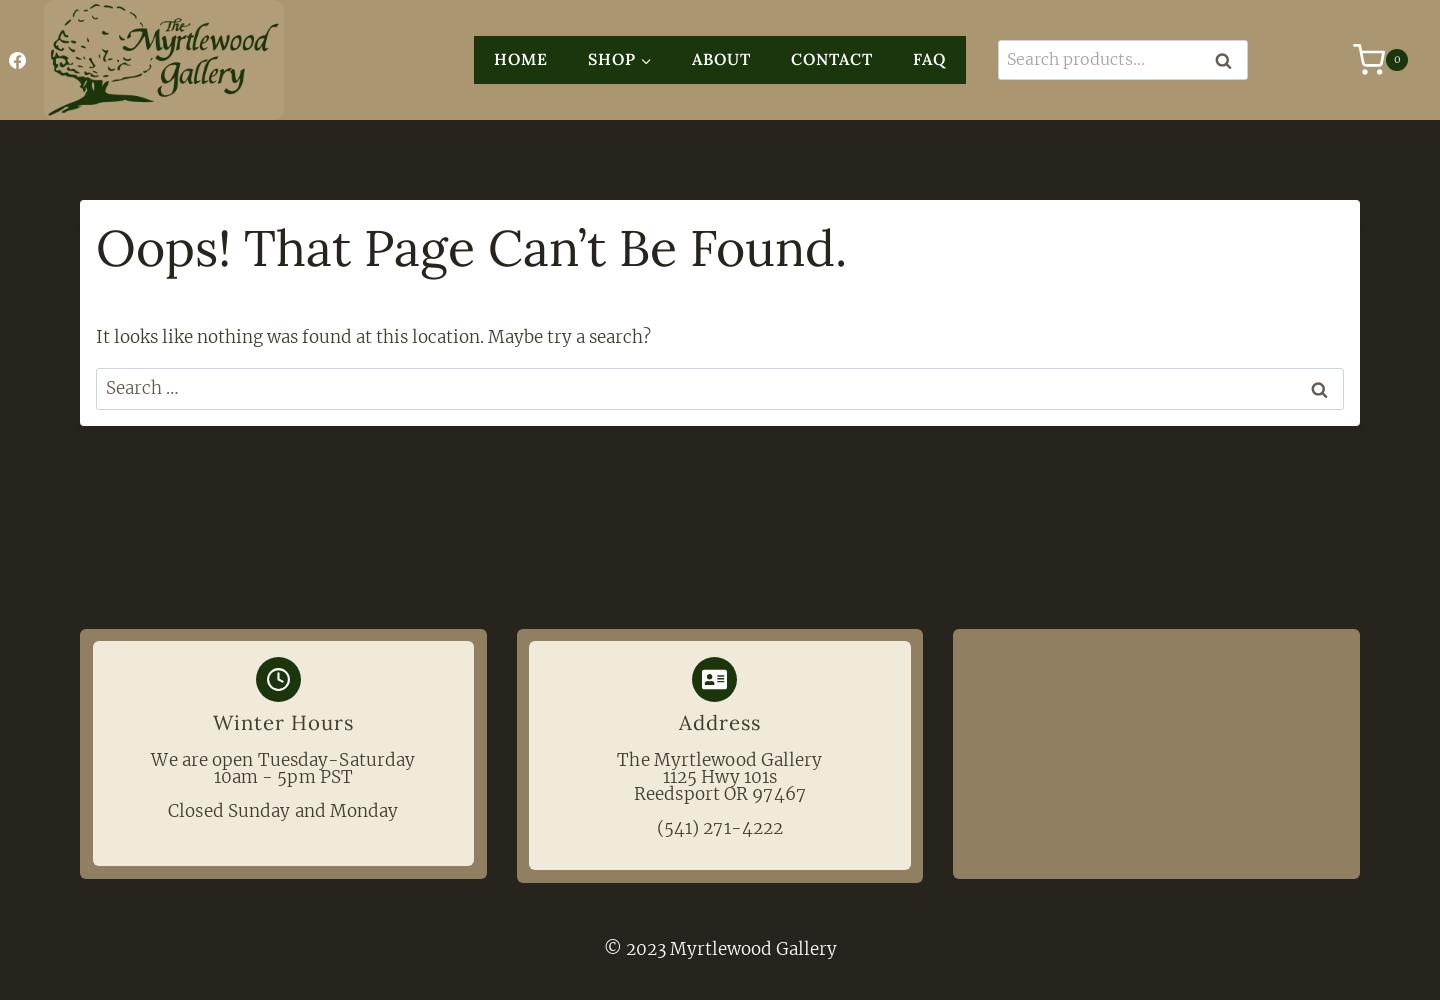  I want to click on 'We are open Tuesday-Saturday', so click(281, 760).